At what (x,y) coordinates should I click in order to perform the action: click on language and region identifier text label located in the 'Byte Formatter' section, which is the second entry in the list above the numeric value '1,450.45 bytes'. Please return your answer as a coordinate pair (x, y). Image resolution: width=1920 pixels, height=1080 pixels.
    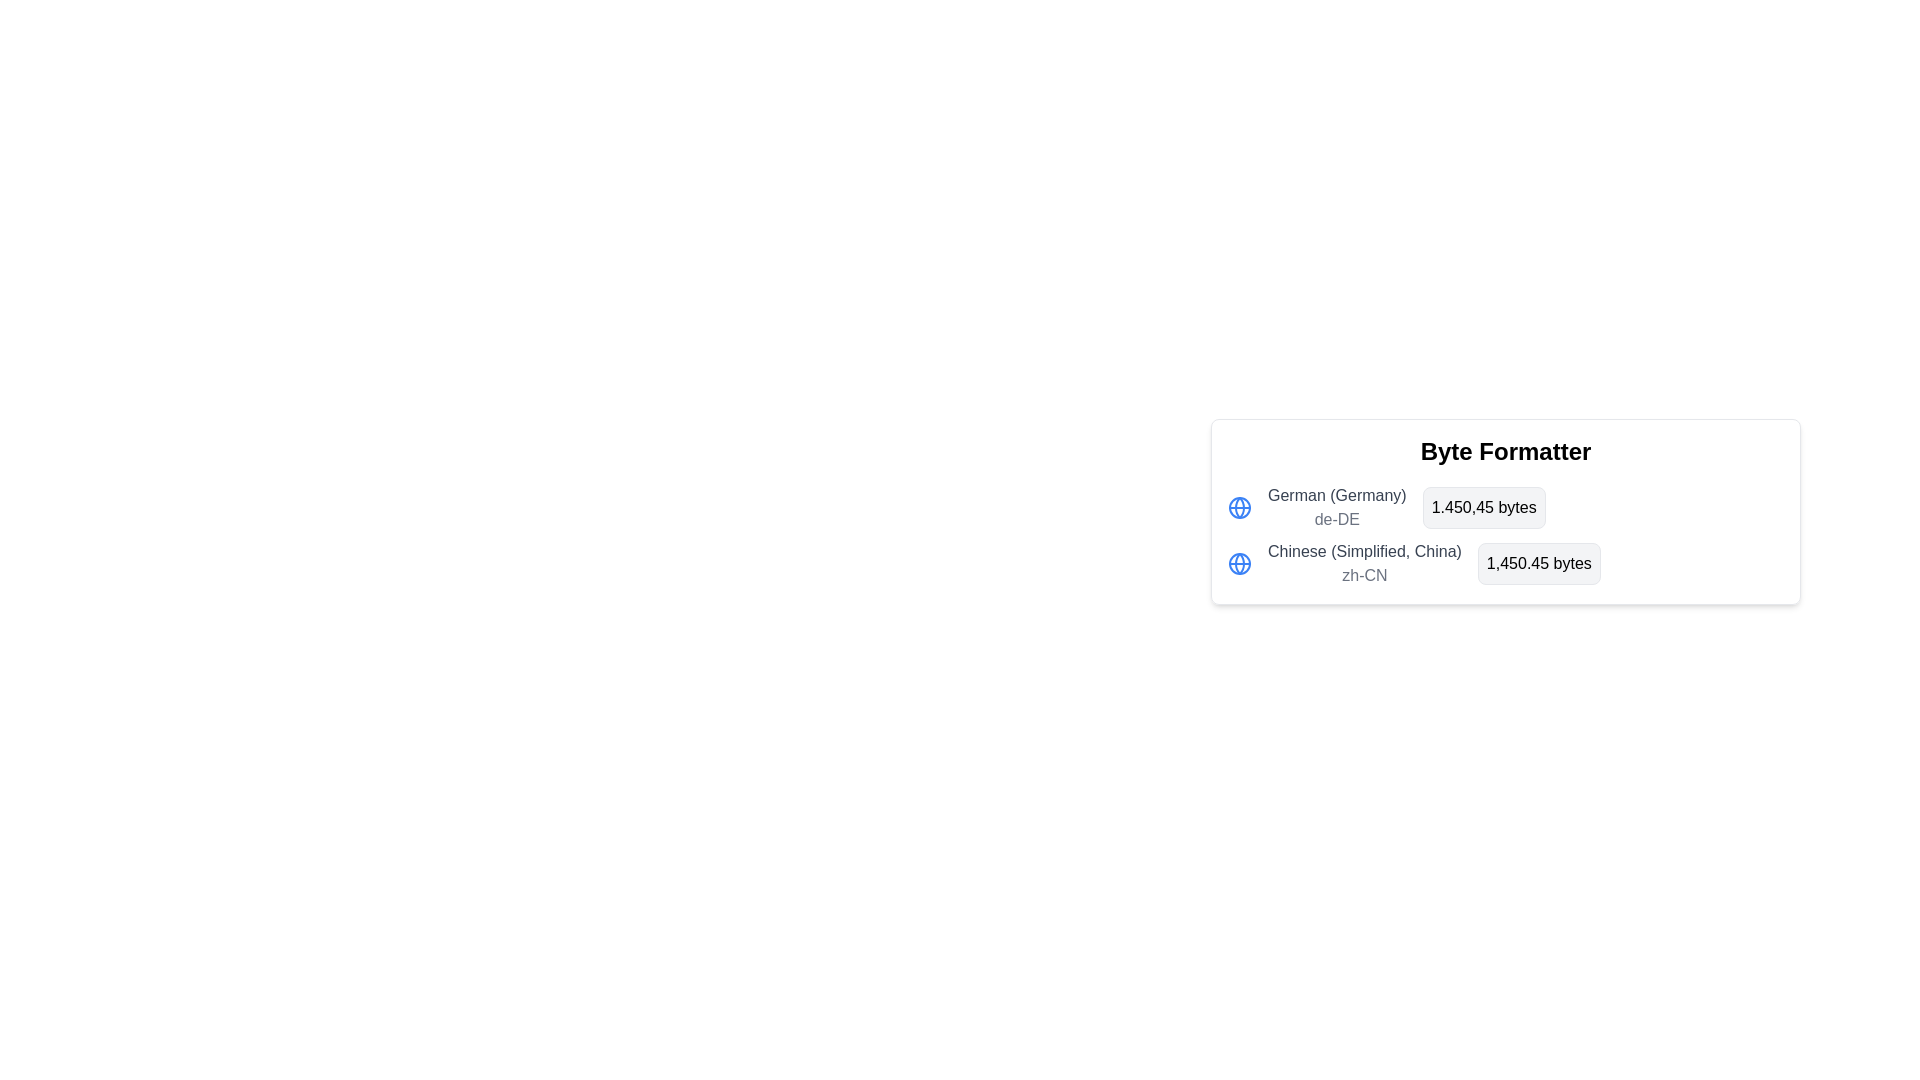
    Looking at the image, I should click on (1363, 563).